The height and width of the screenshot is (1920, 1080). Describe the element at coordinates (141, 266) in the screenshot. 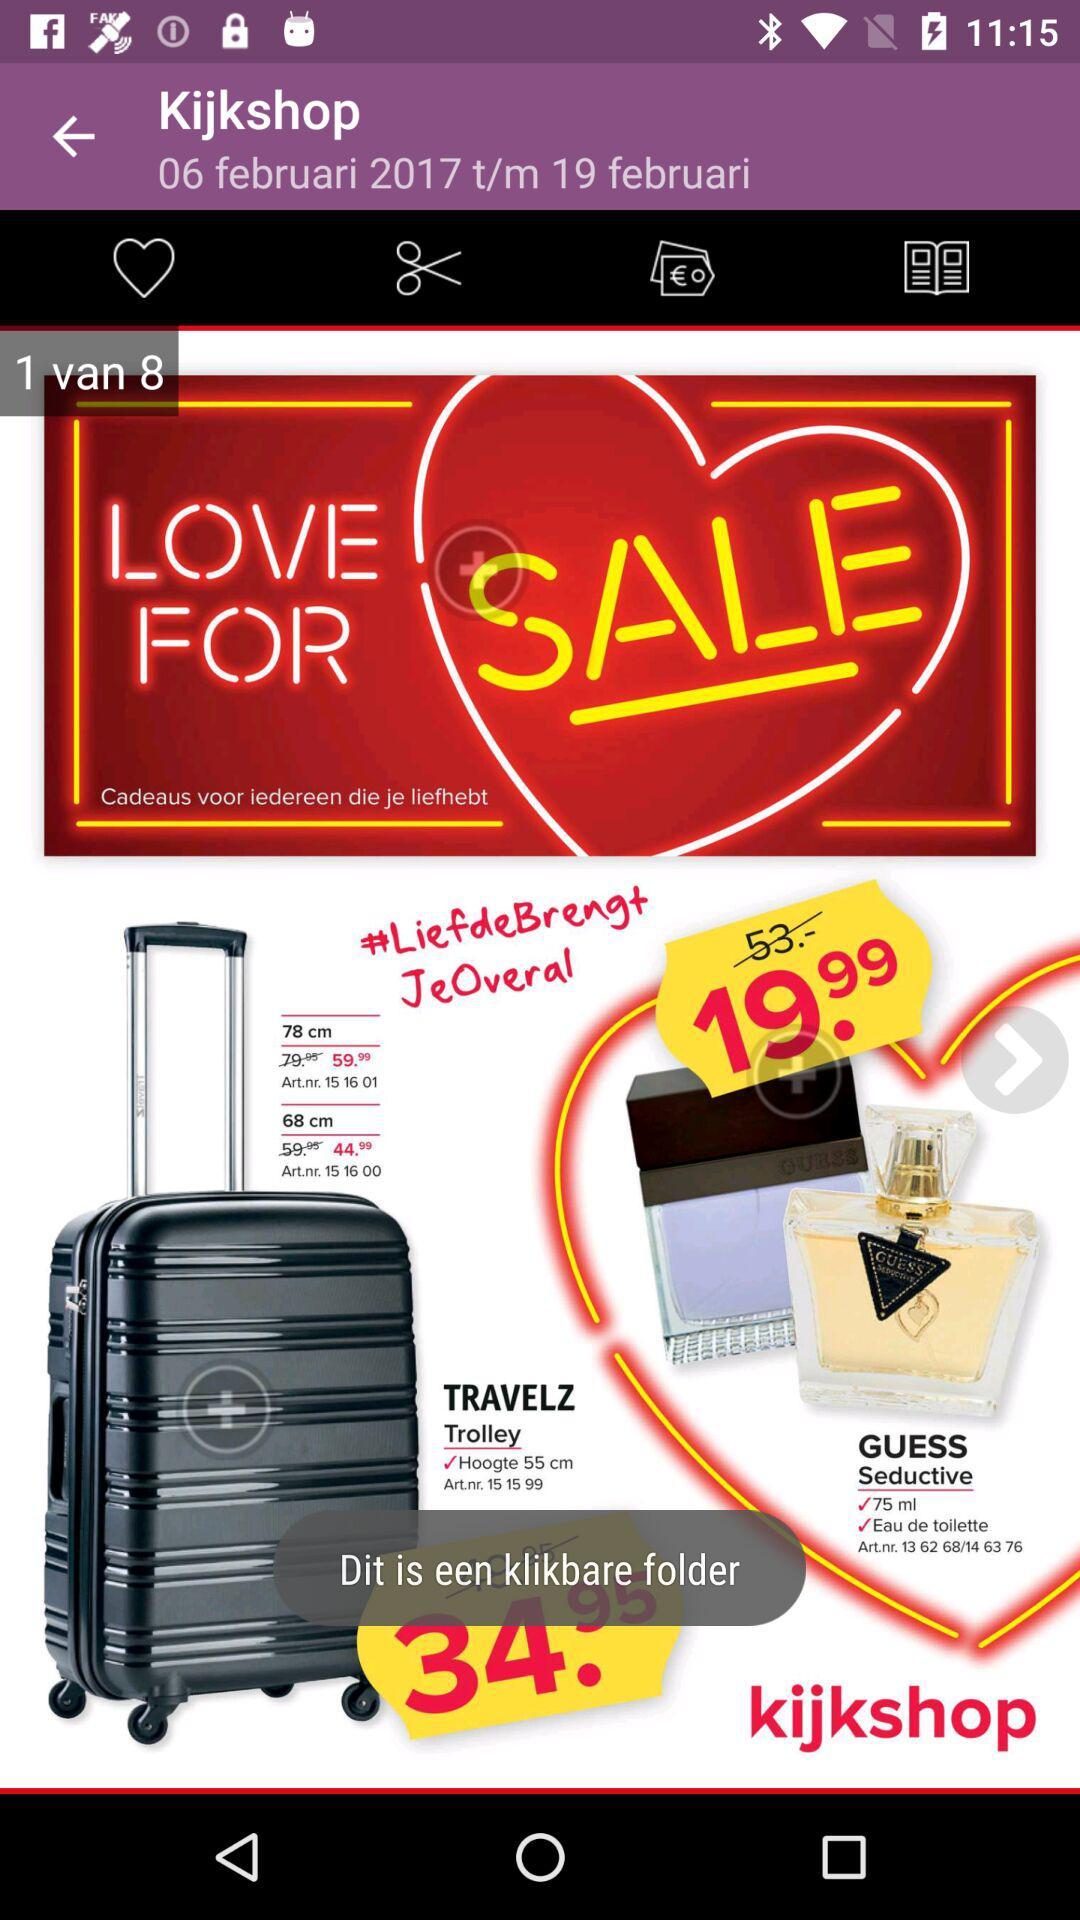

I see `like option` at that location.